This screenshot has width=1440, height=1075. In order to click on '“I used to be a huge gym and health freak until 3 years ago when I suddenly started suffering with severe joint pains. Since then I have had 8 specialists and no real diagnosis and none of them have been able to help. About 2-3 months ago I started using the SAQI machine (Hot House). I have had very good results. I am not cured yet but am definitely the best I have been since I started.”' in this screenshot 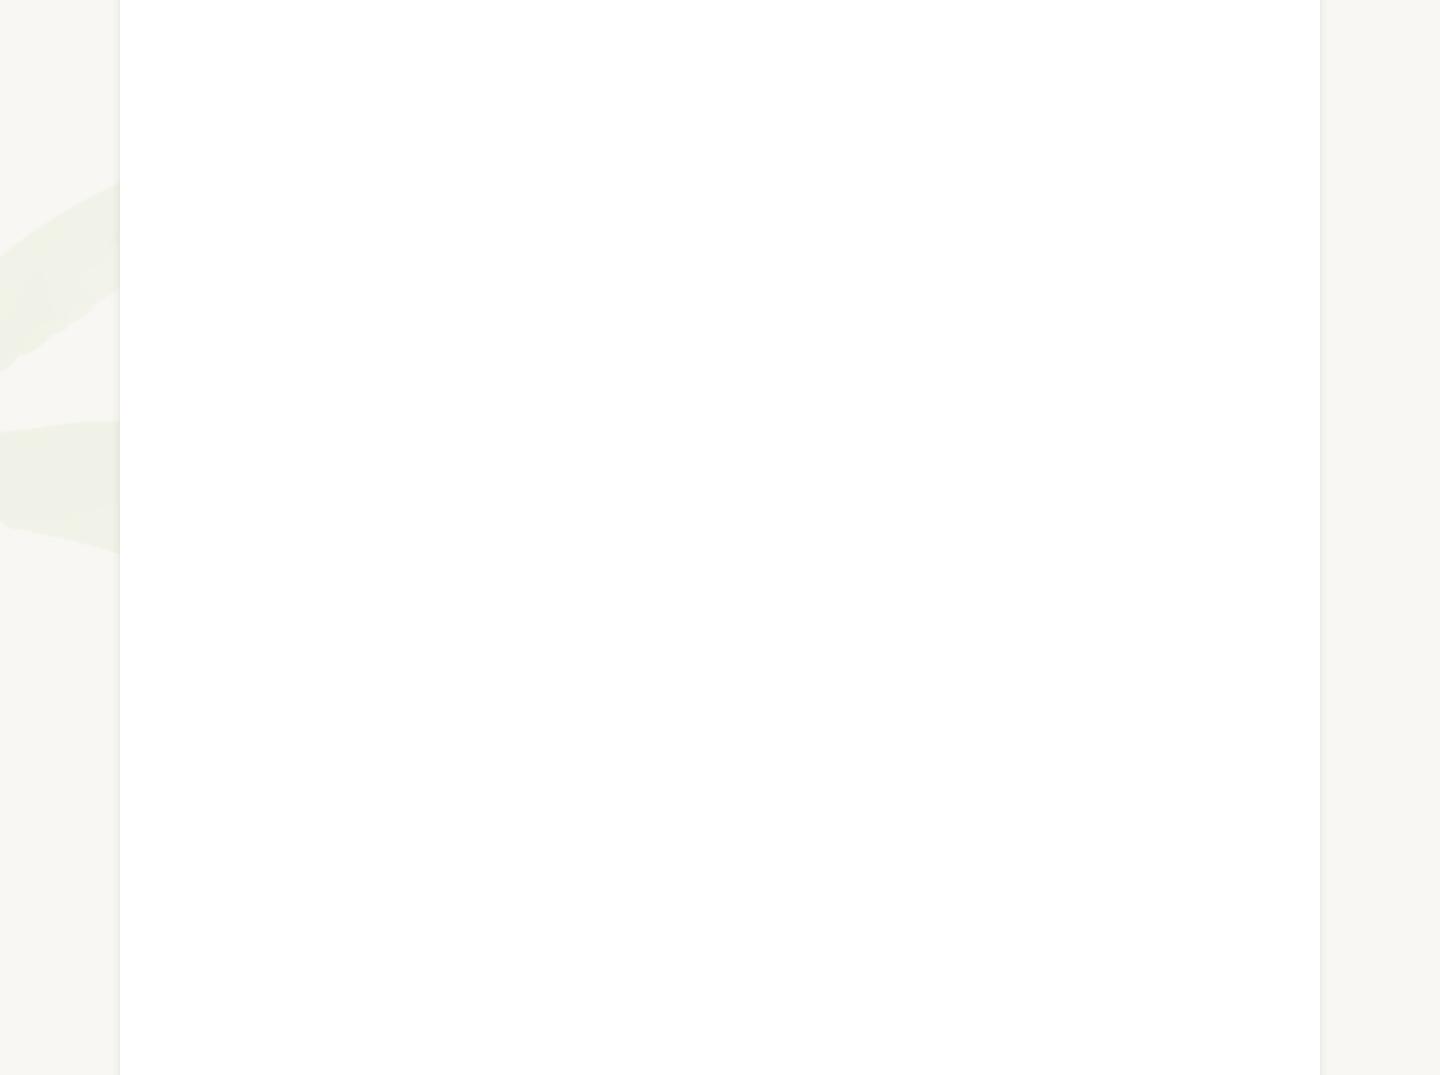, I will do `click(715, 789)`.